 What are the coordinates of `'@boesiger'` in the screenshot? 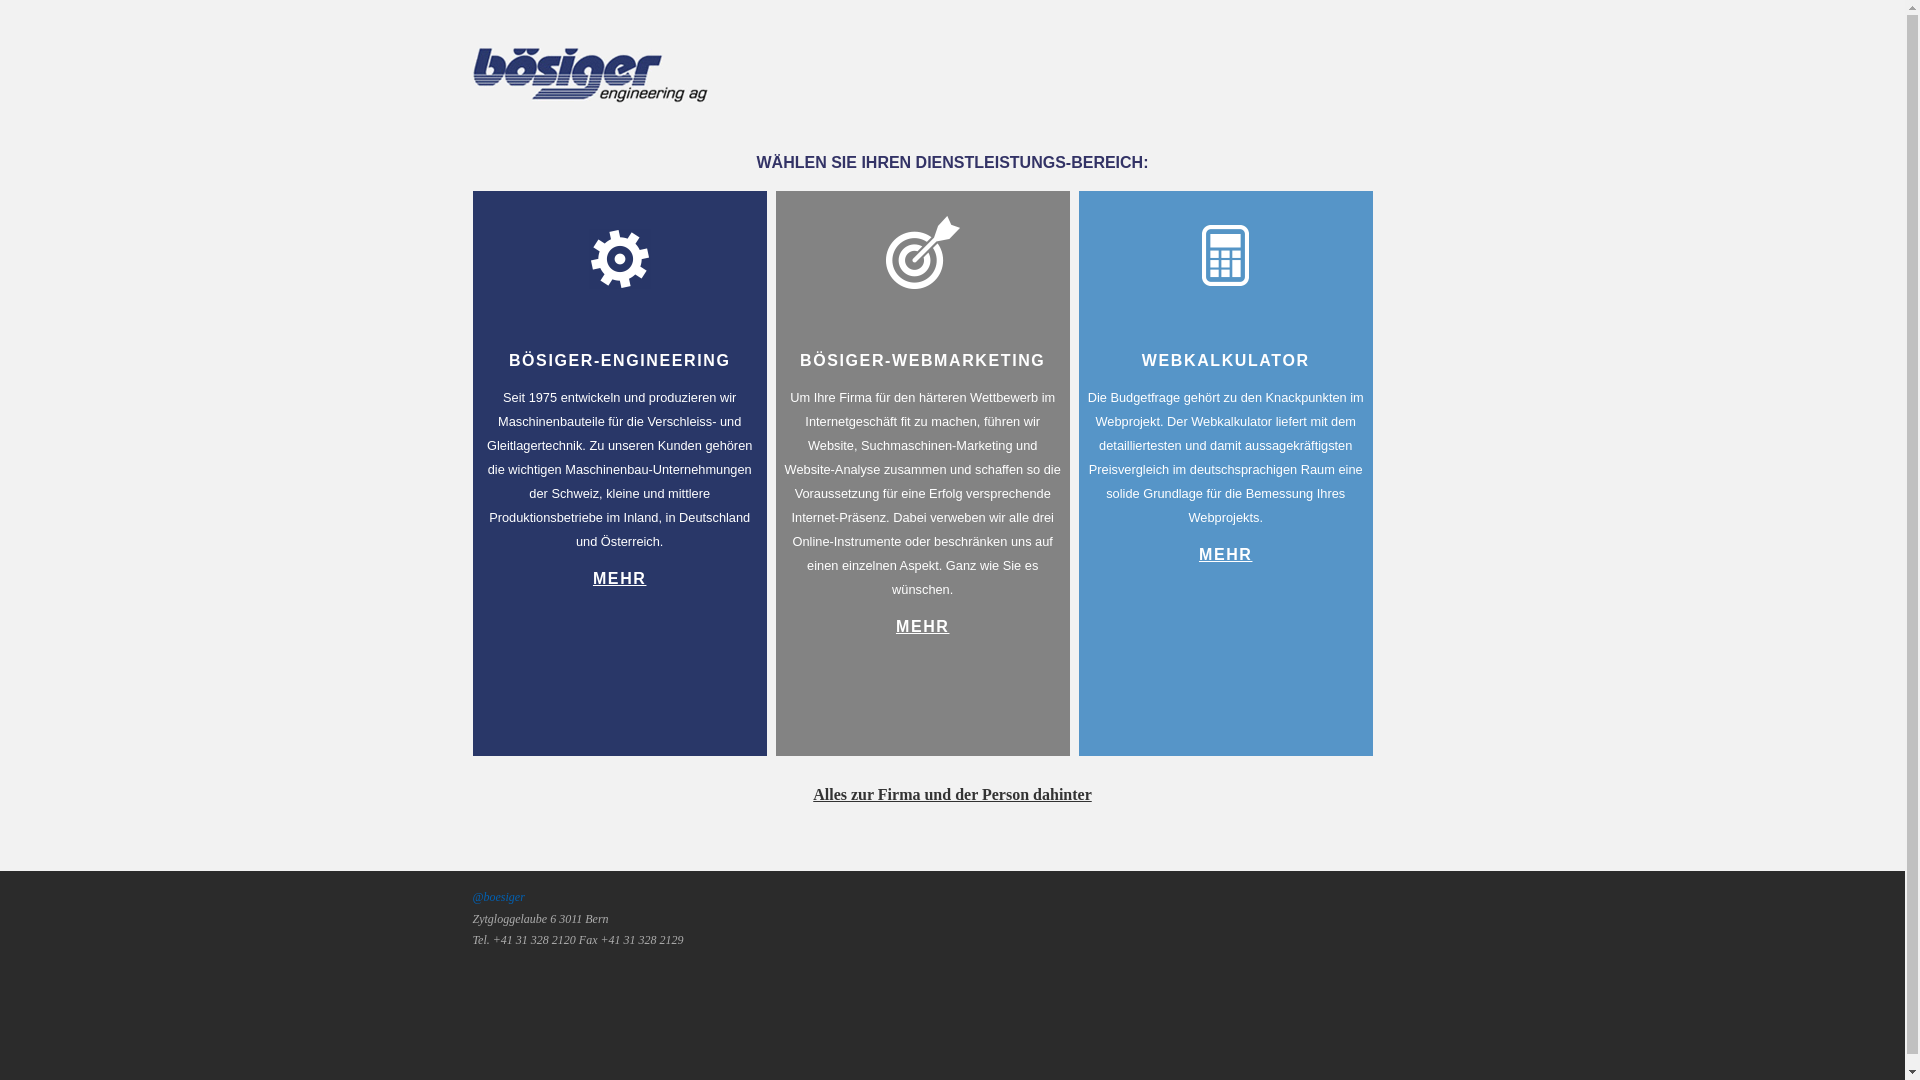 It's located at (498, 896).